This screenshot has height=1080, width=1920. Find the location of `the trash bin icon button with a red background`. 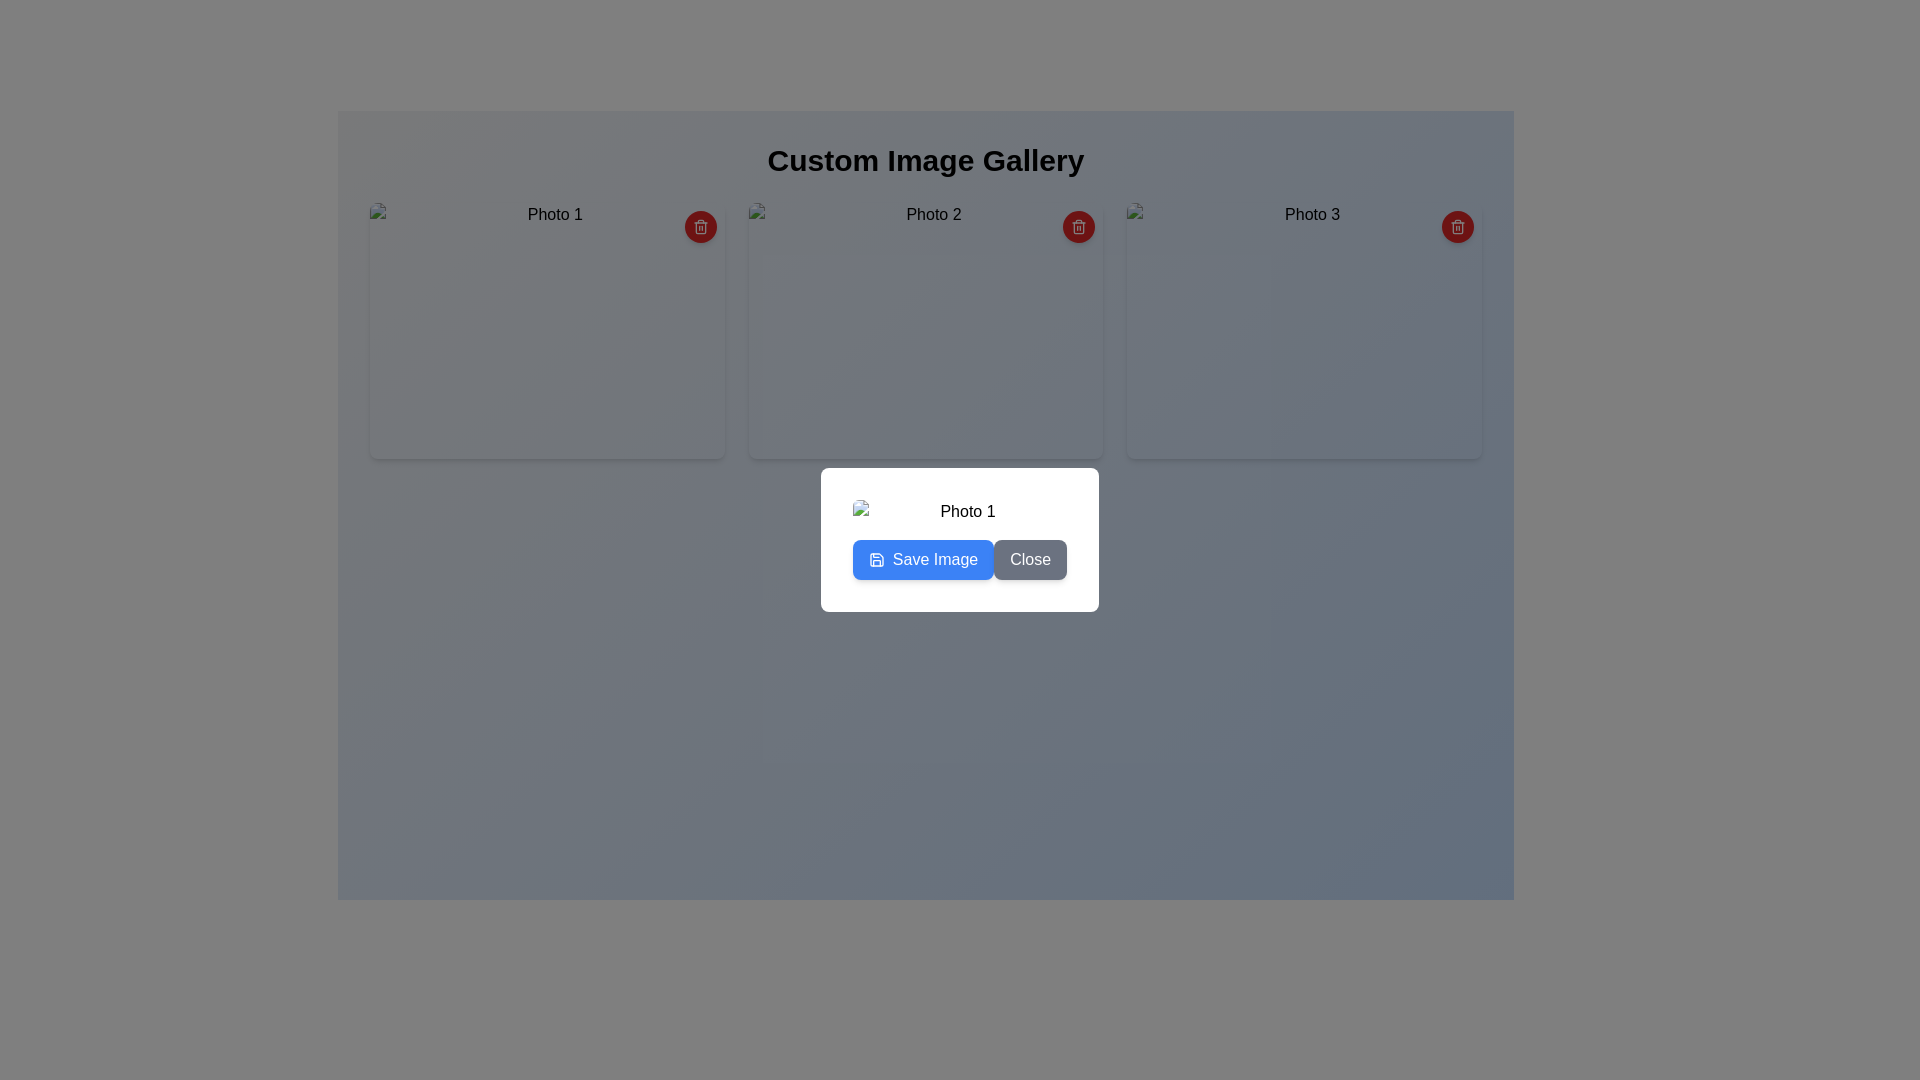

the trash bin icon button with a red background is located at coordinates (1458, 226).